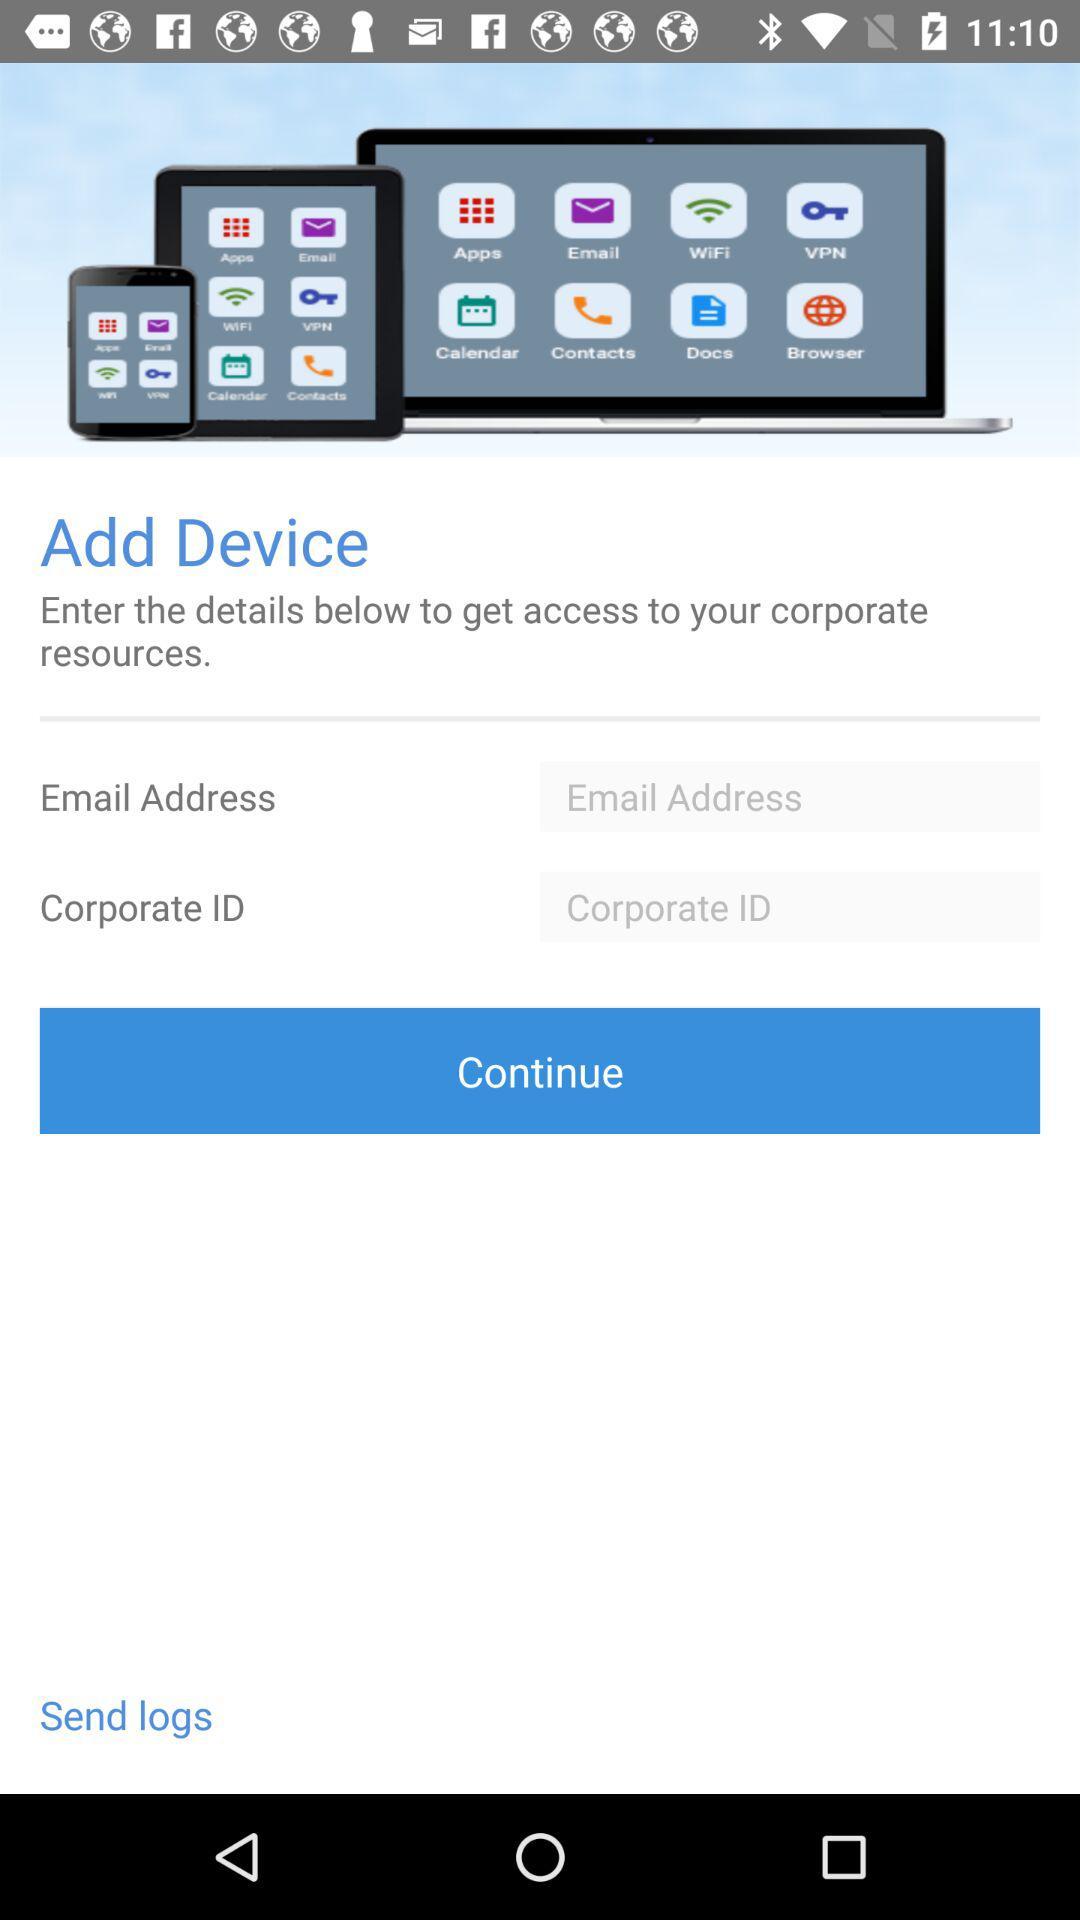  I want to click on the icon above the send logs icon, so click(540, 1069).